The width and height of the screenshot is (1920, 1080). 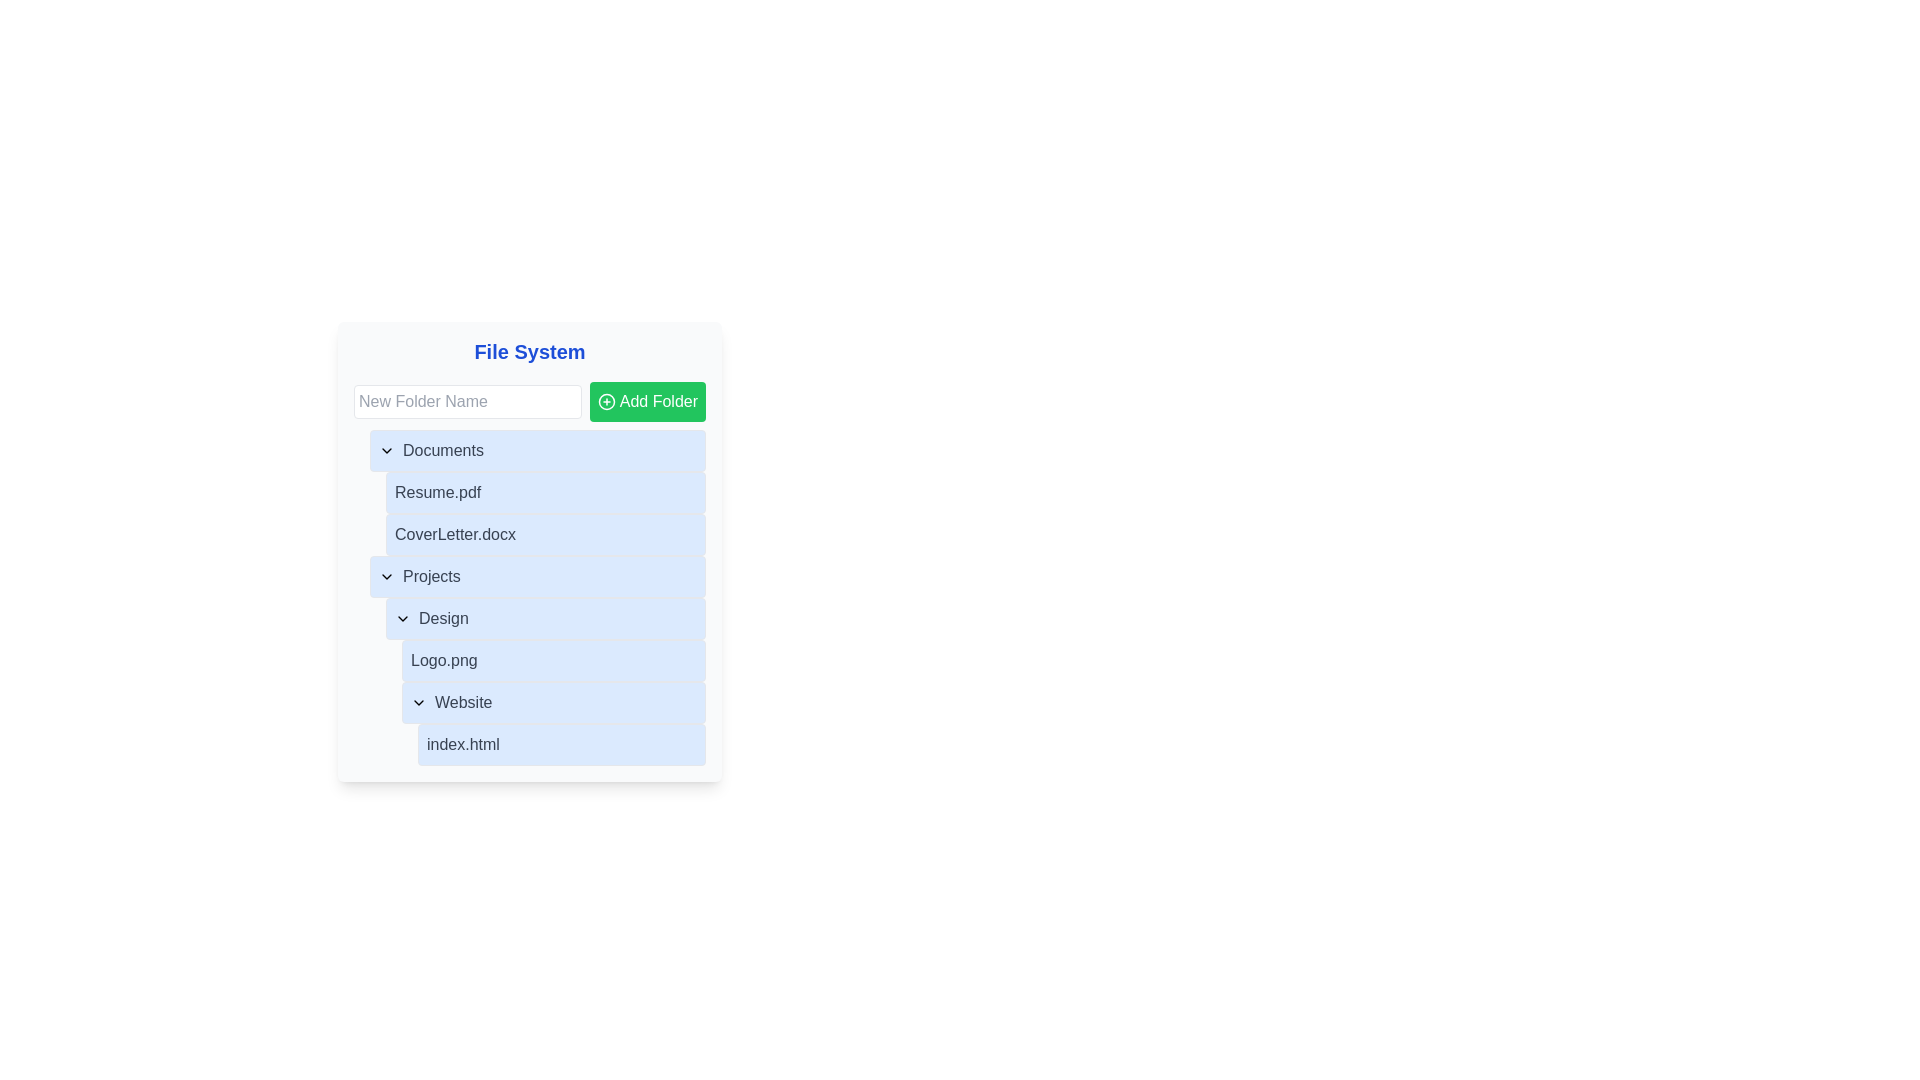 I want to click on the 'Design' text label within the collapsible list under the 'Projects' section, so click(x=442, y=617).